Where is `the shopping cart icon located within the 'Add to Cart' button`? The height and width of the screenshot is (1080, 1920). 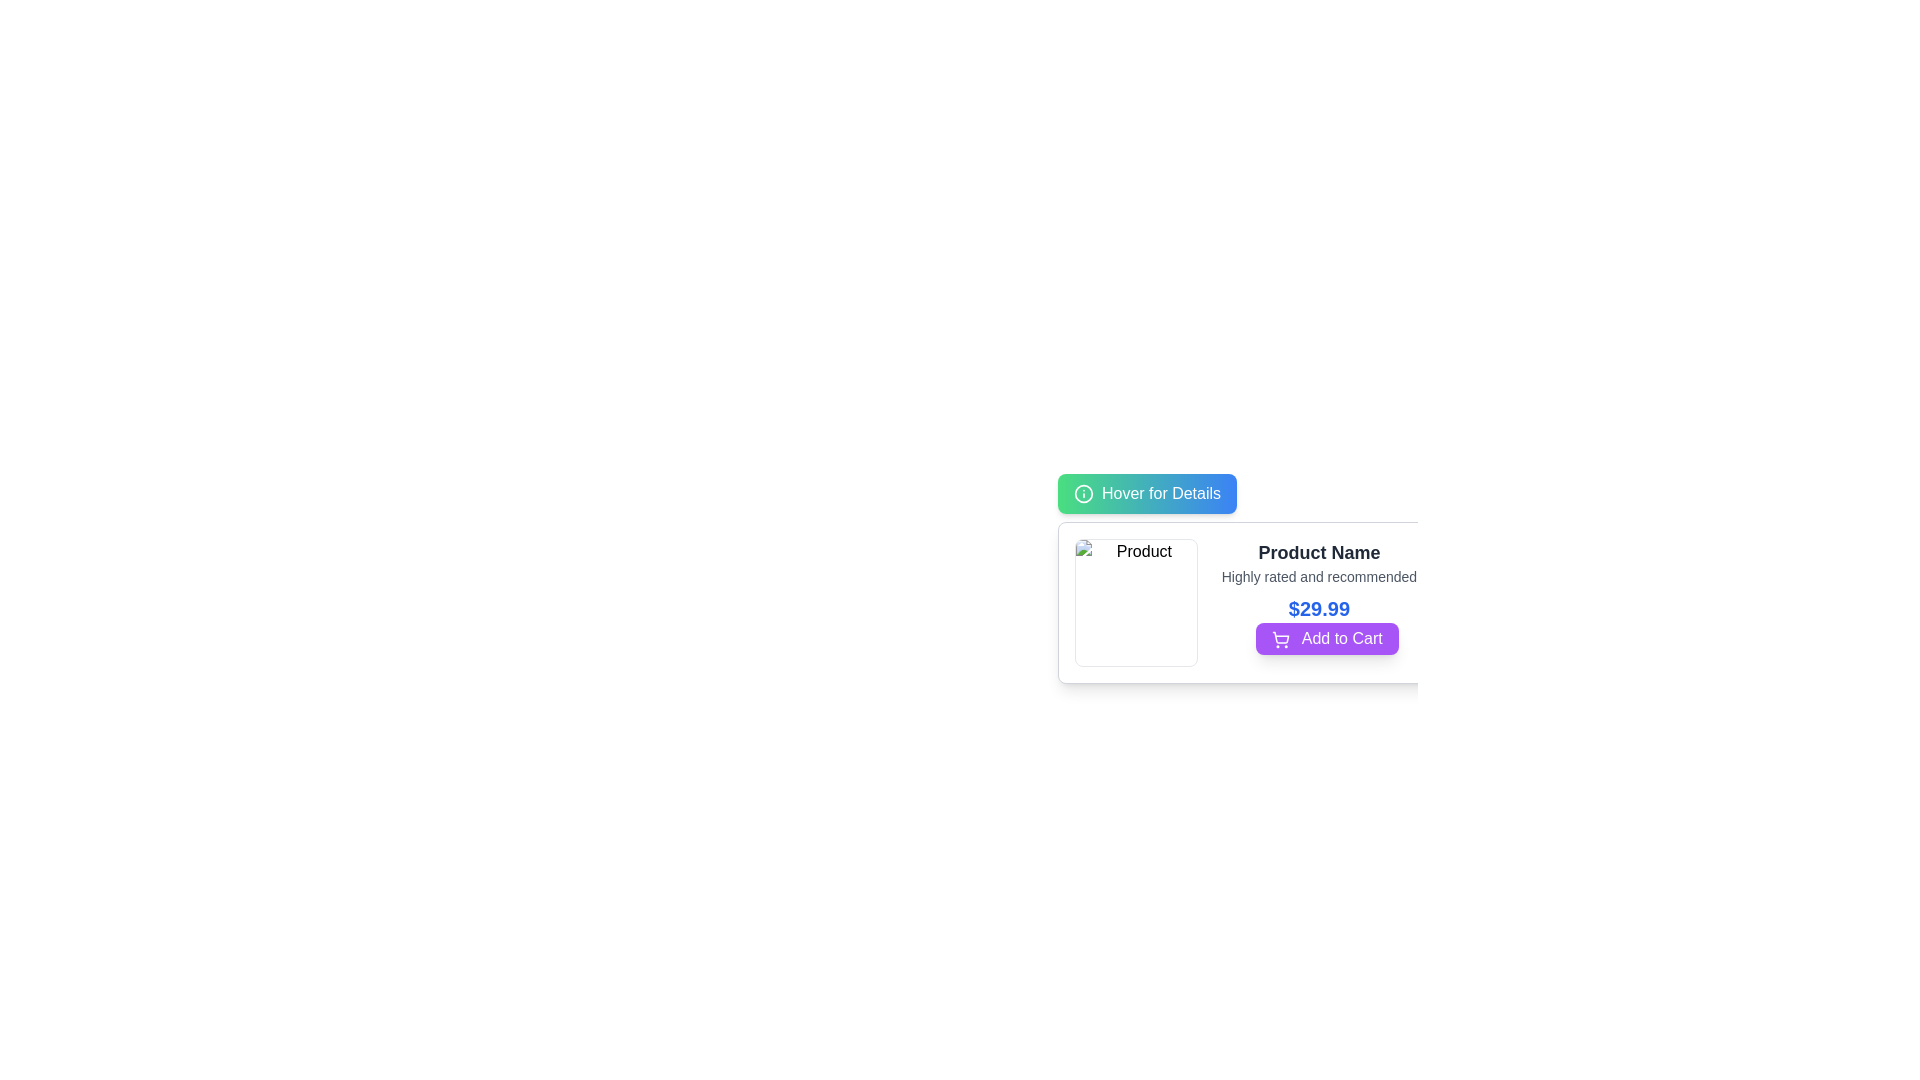
the shopping cart icon located within the 'Add to Cart' button is located at coordinates (1281, 639).